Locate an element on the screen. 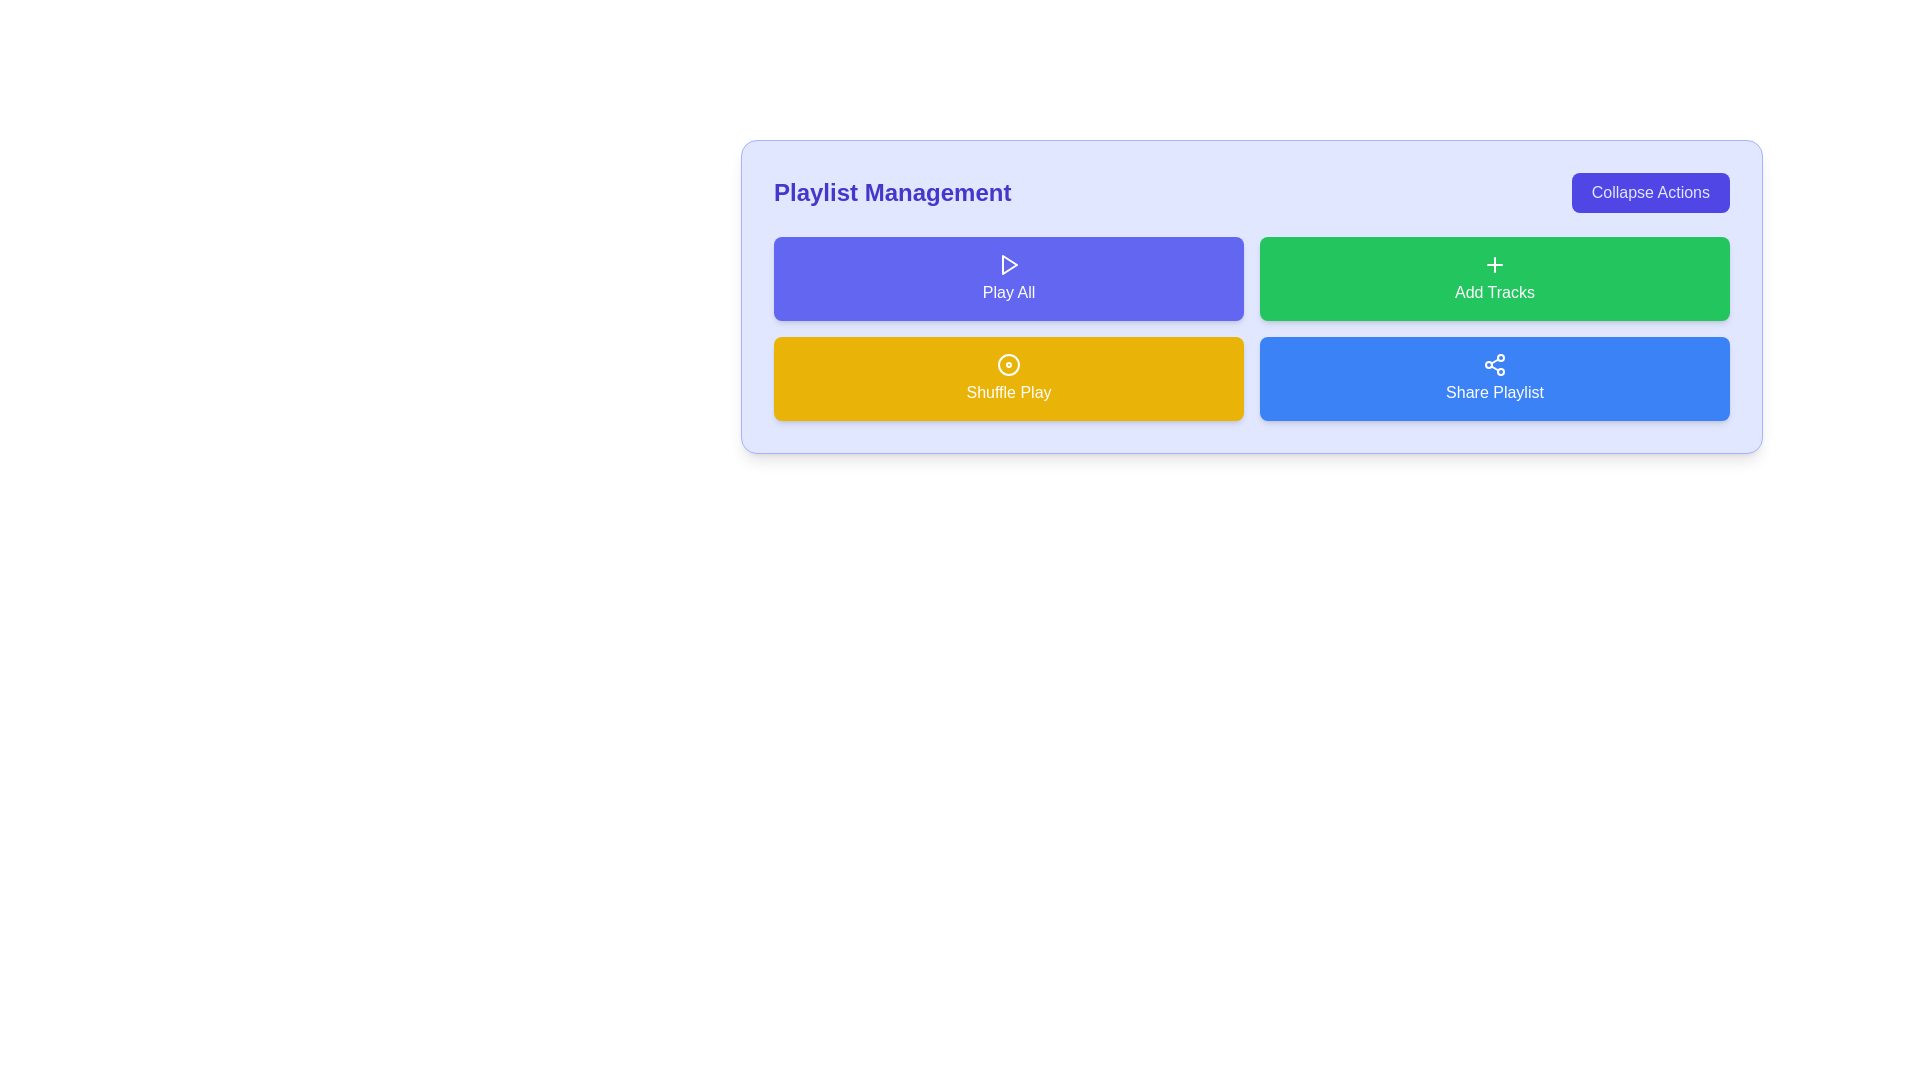 Image resolution: width=1920 pixels, height=1080 pixels. the 'Shuffle Play' icon, which is a circular icon indicating the shuffle playback feature, located in the bottom-left corner of the yellow section under the 'Playlist Management' heading is located at coordinates (1008, 365).